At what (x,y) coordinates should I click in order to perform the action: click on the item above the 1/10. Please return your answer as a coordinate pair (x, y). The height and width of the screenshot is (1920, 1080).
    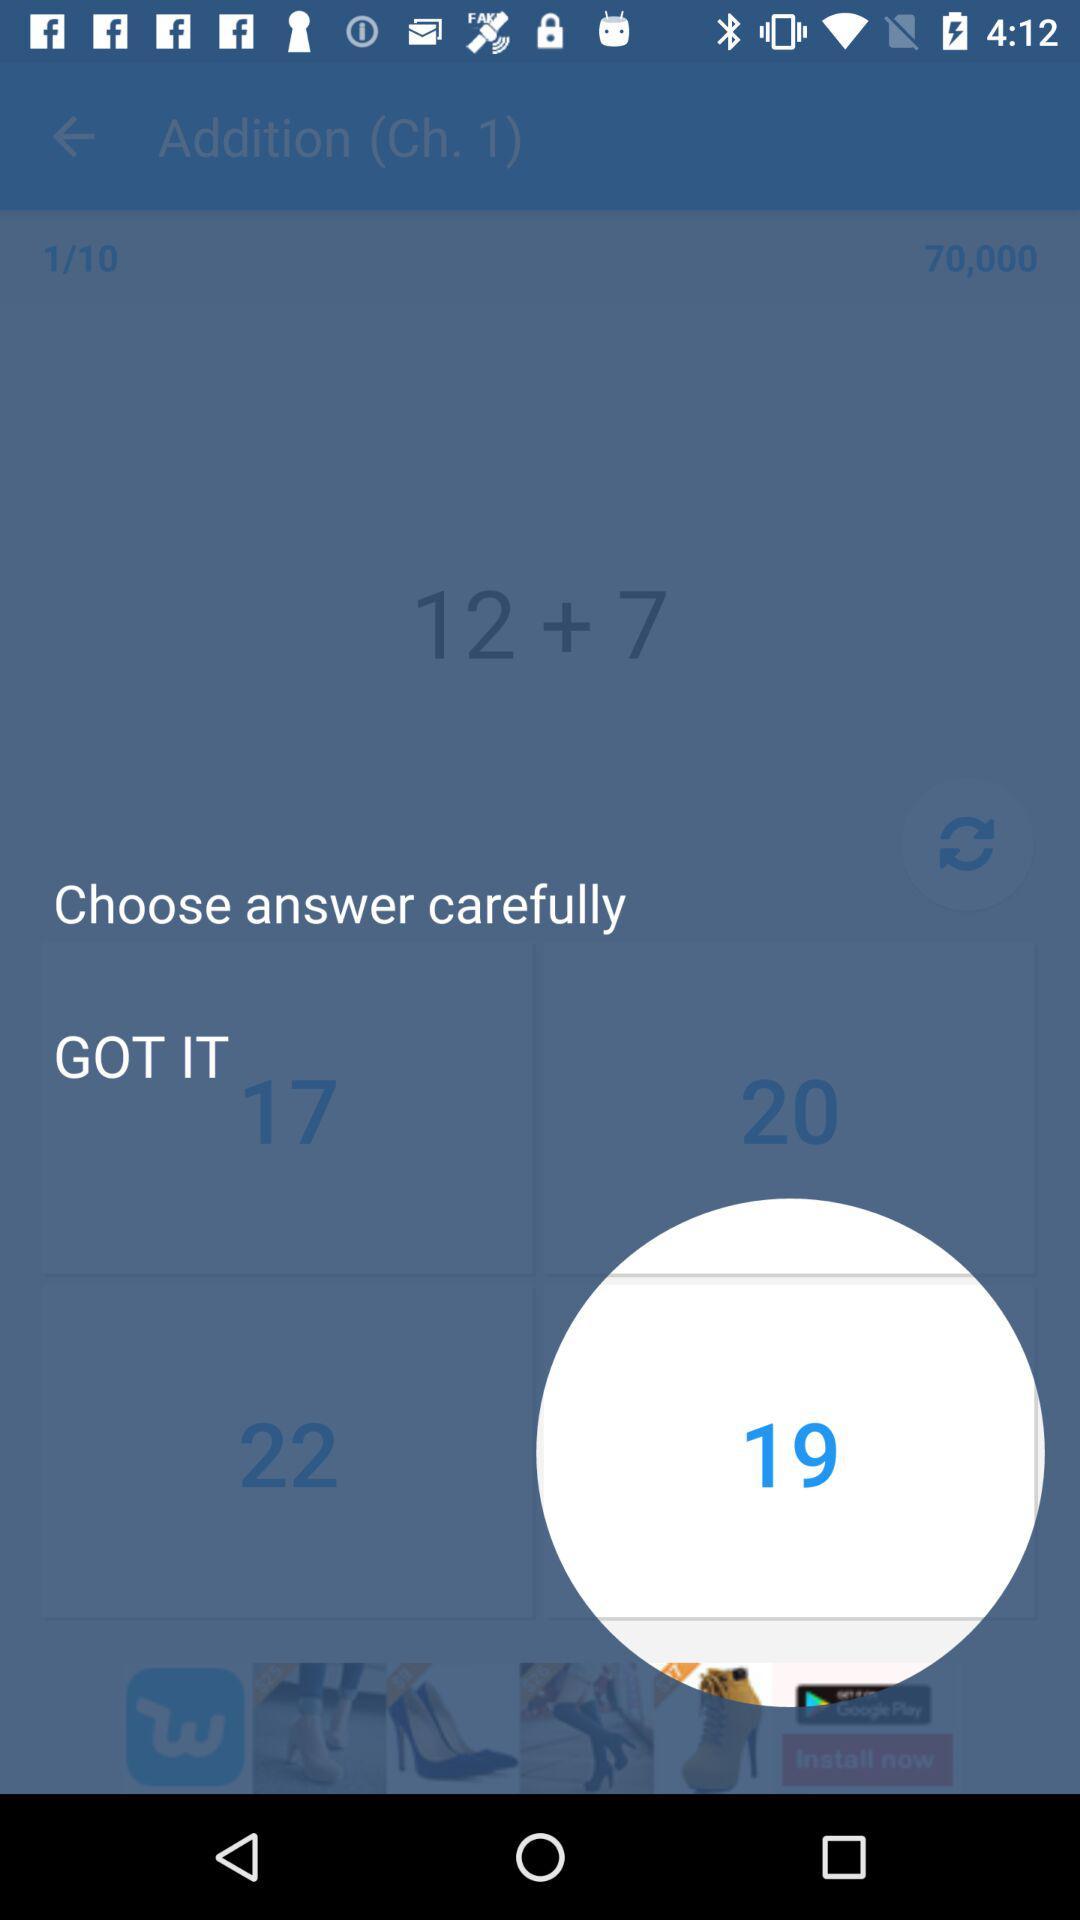
    Looking at the image, I should click on (72, 135).